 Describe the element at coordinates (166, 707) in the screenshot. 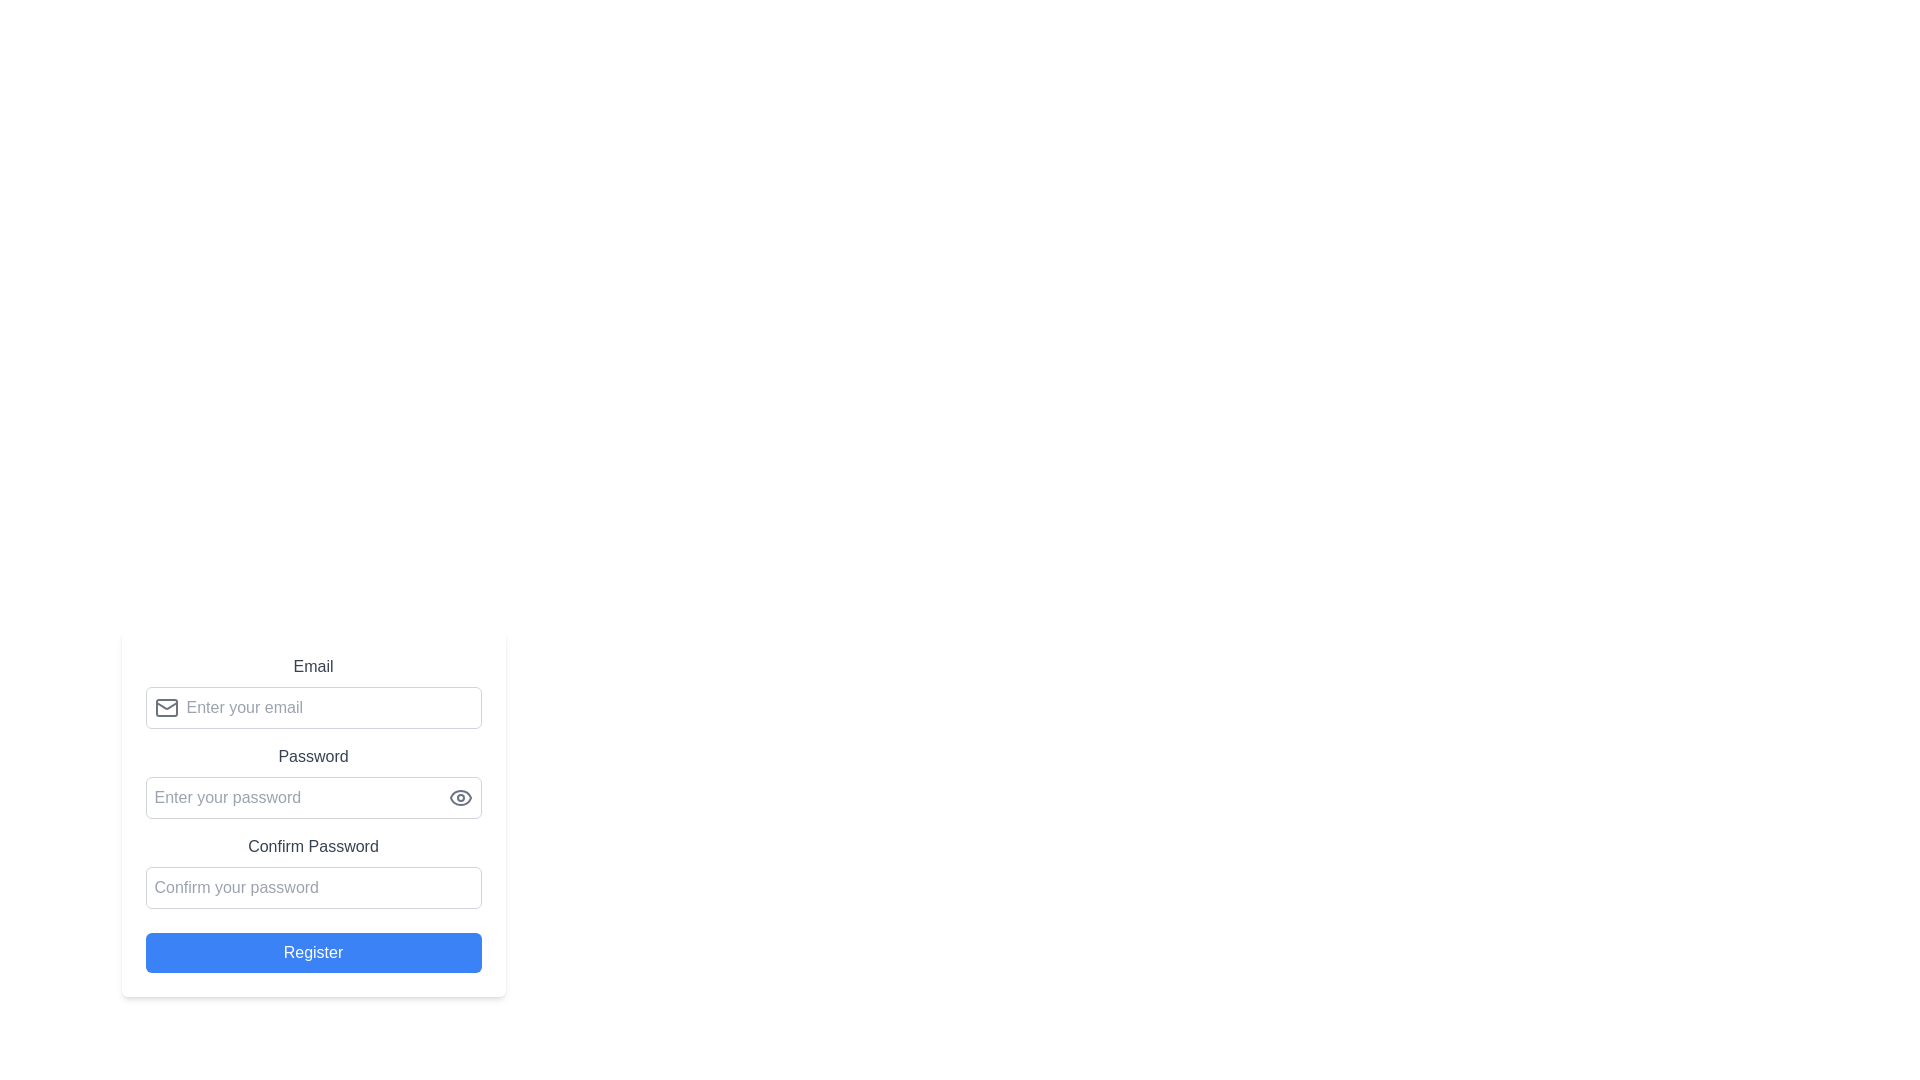

I see `the rounded rectangular icon component located within the email icon, adjacent to the email input field` at that location.